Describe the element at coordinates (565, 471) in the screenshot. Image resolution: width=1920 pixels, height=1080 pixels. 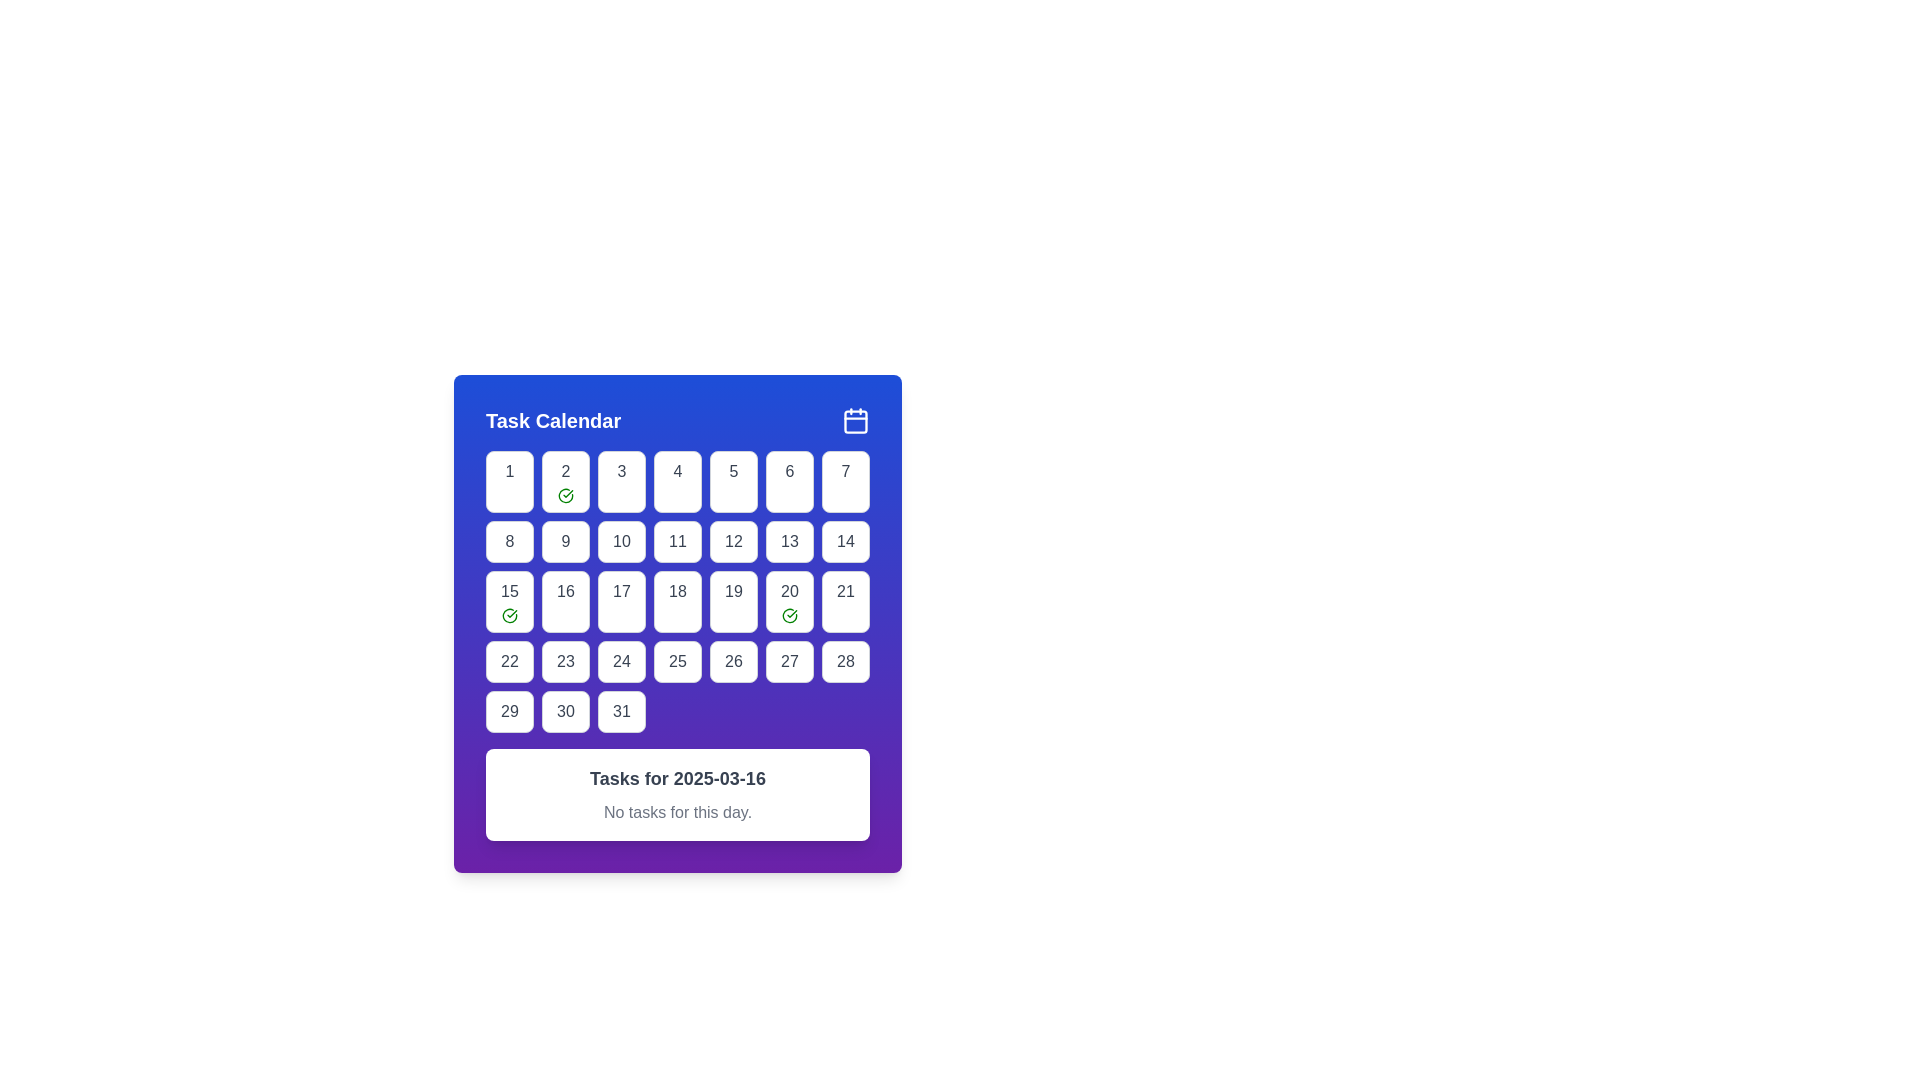
I see `the numeral '2' in the second button of the first row of the calendar grid, which is styled as a bold '2' and has a white background with a border, located under the heading 'Task Calendar'` at that location.